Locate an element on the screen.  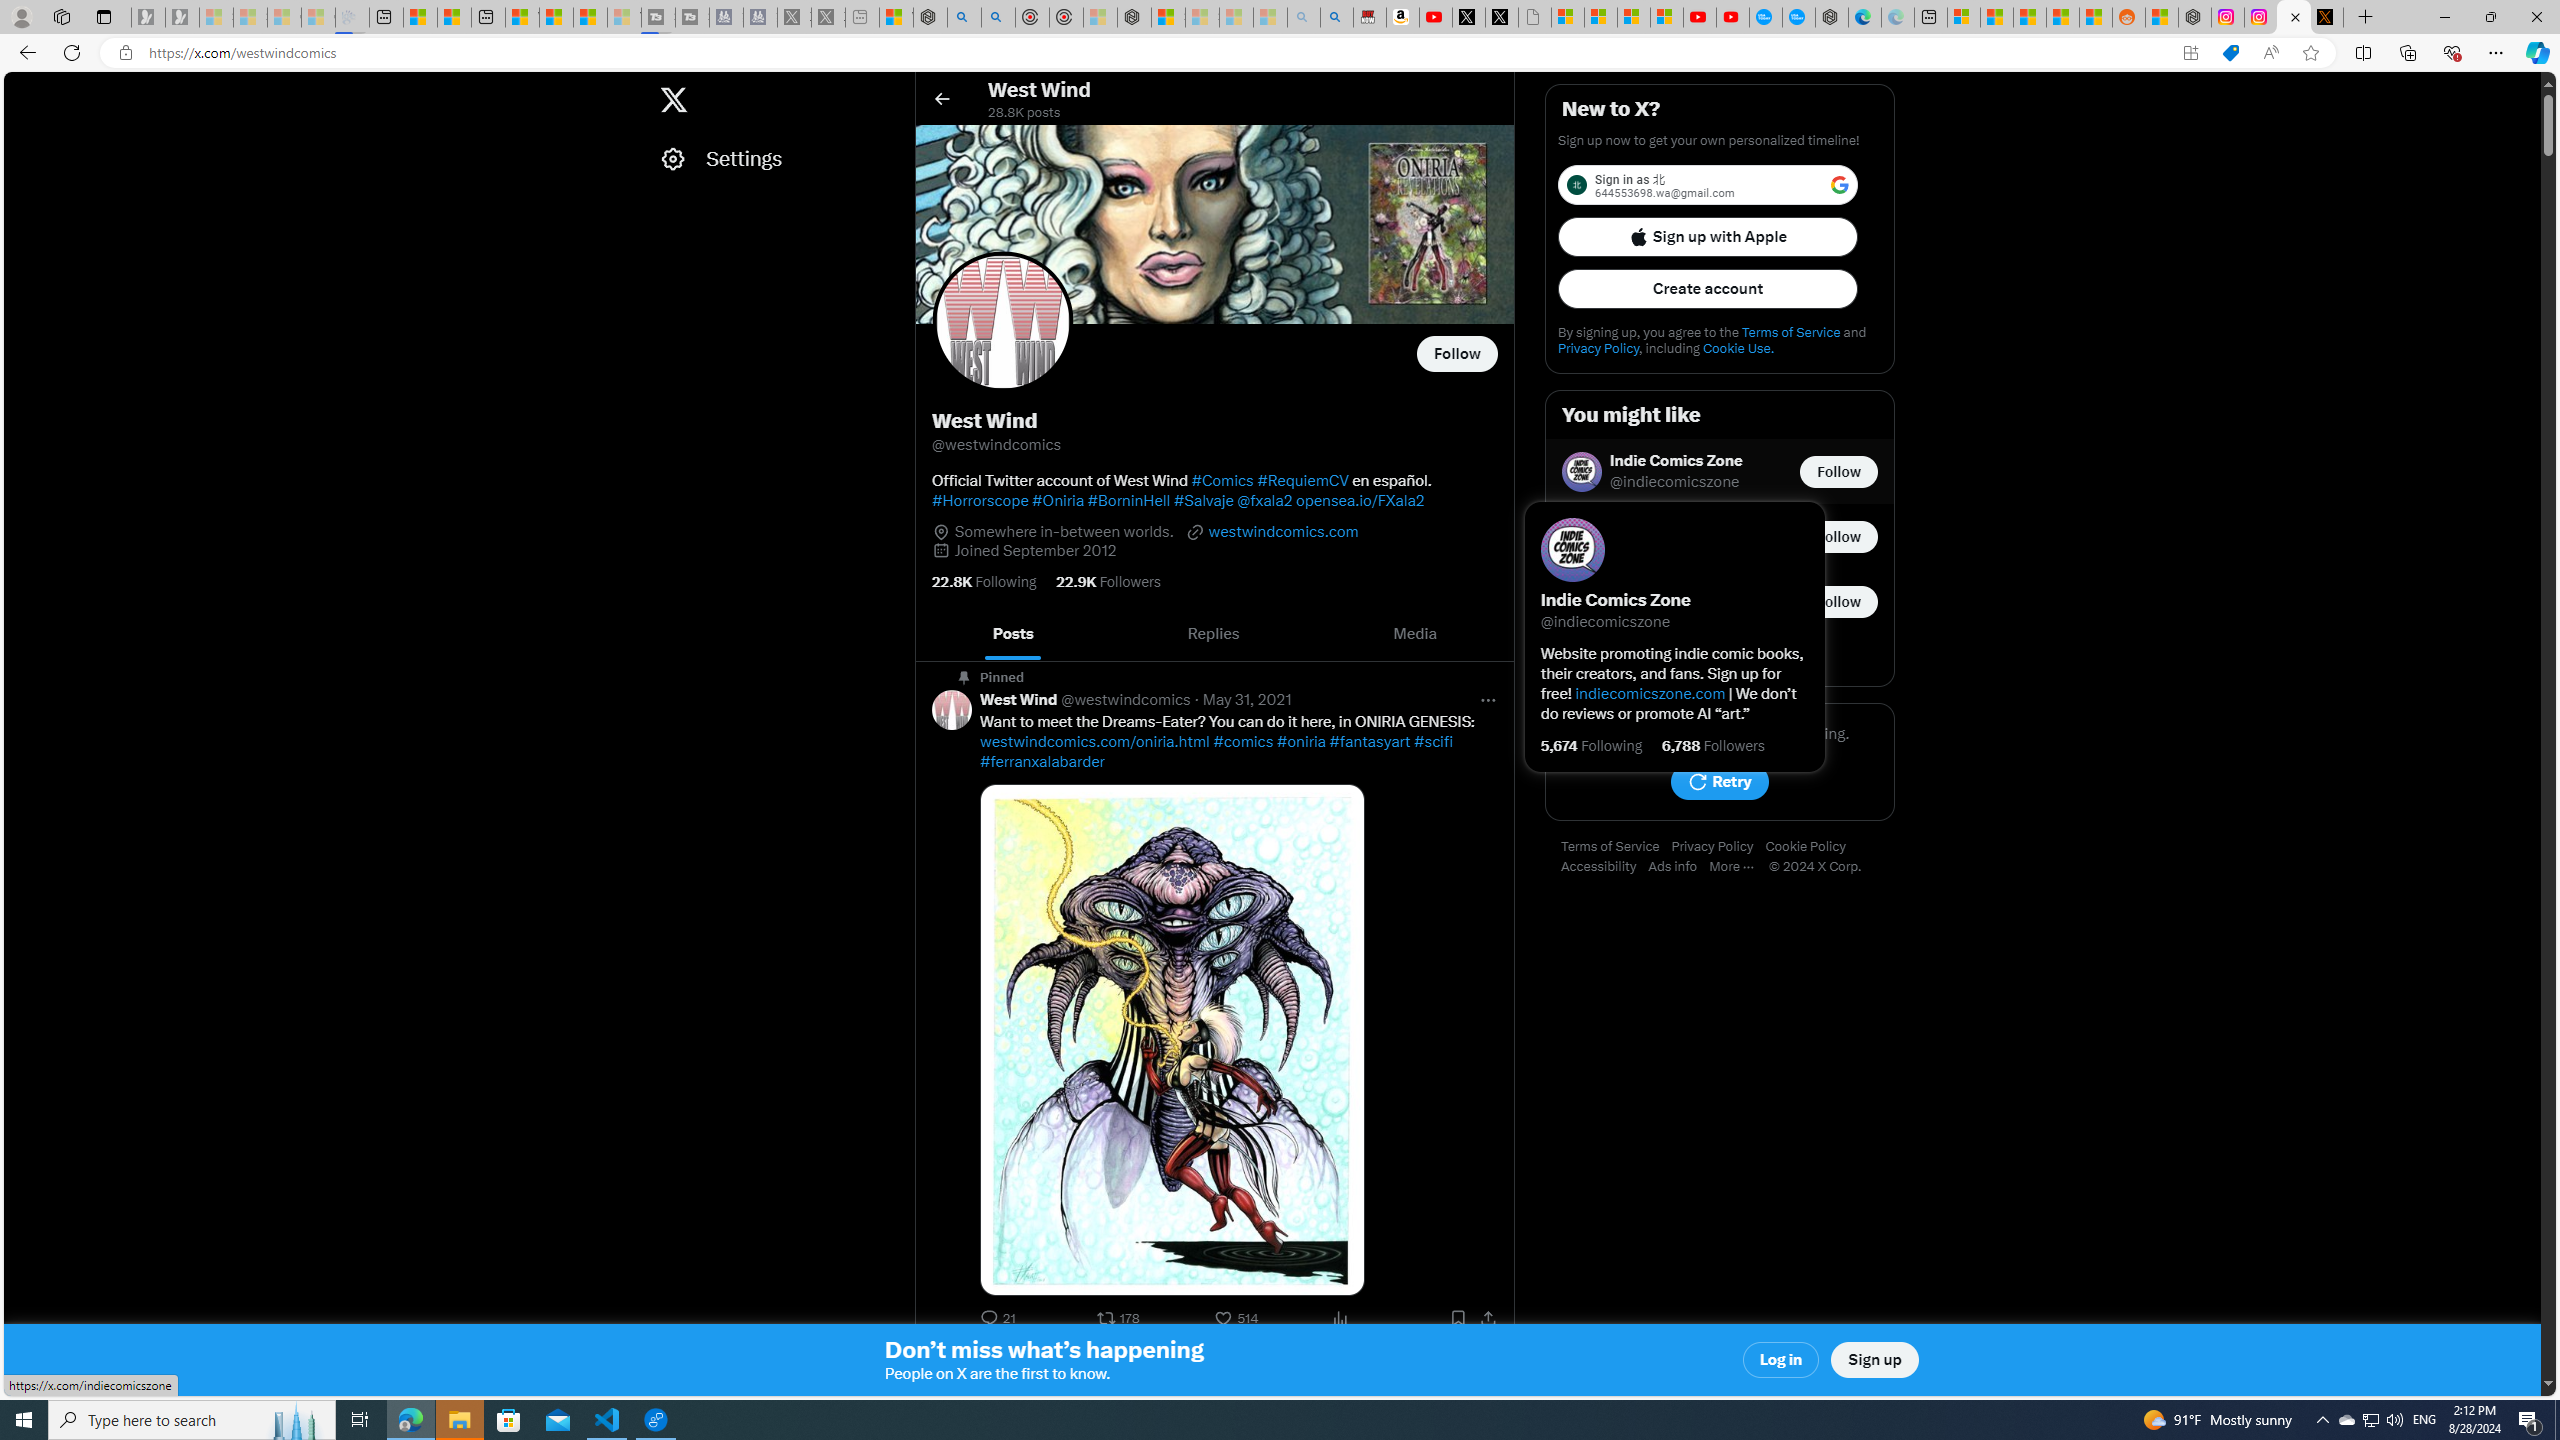
'Cookie Use.' is located at coordinates (1737, 348).